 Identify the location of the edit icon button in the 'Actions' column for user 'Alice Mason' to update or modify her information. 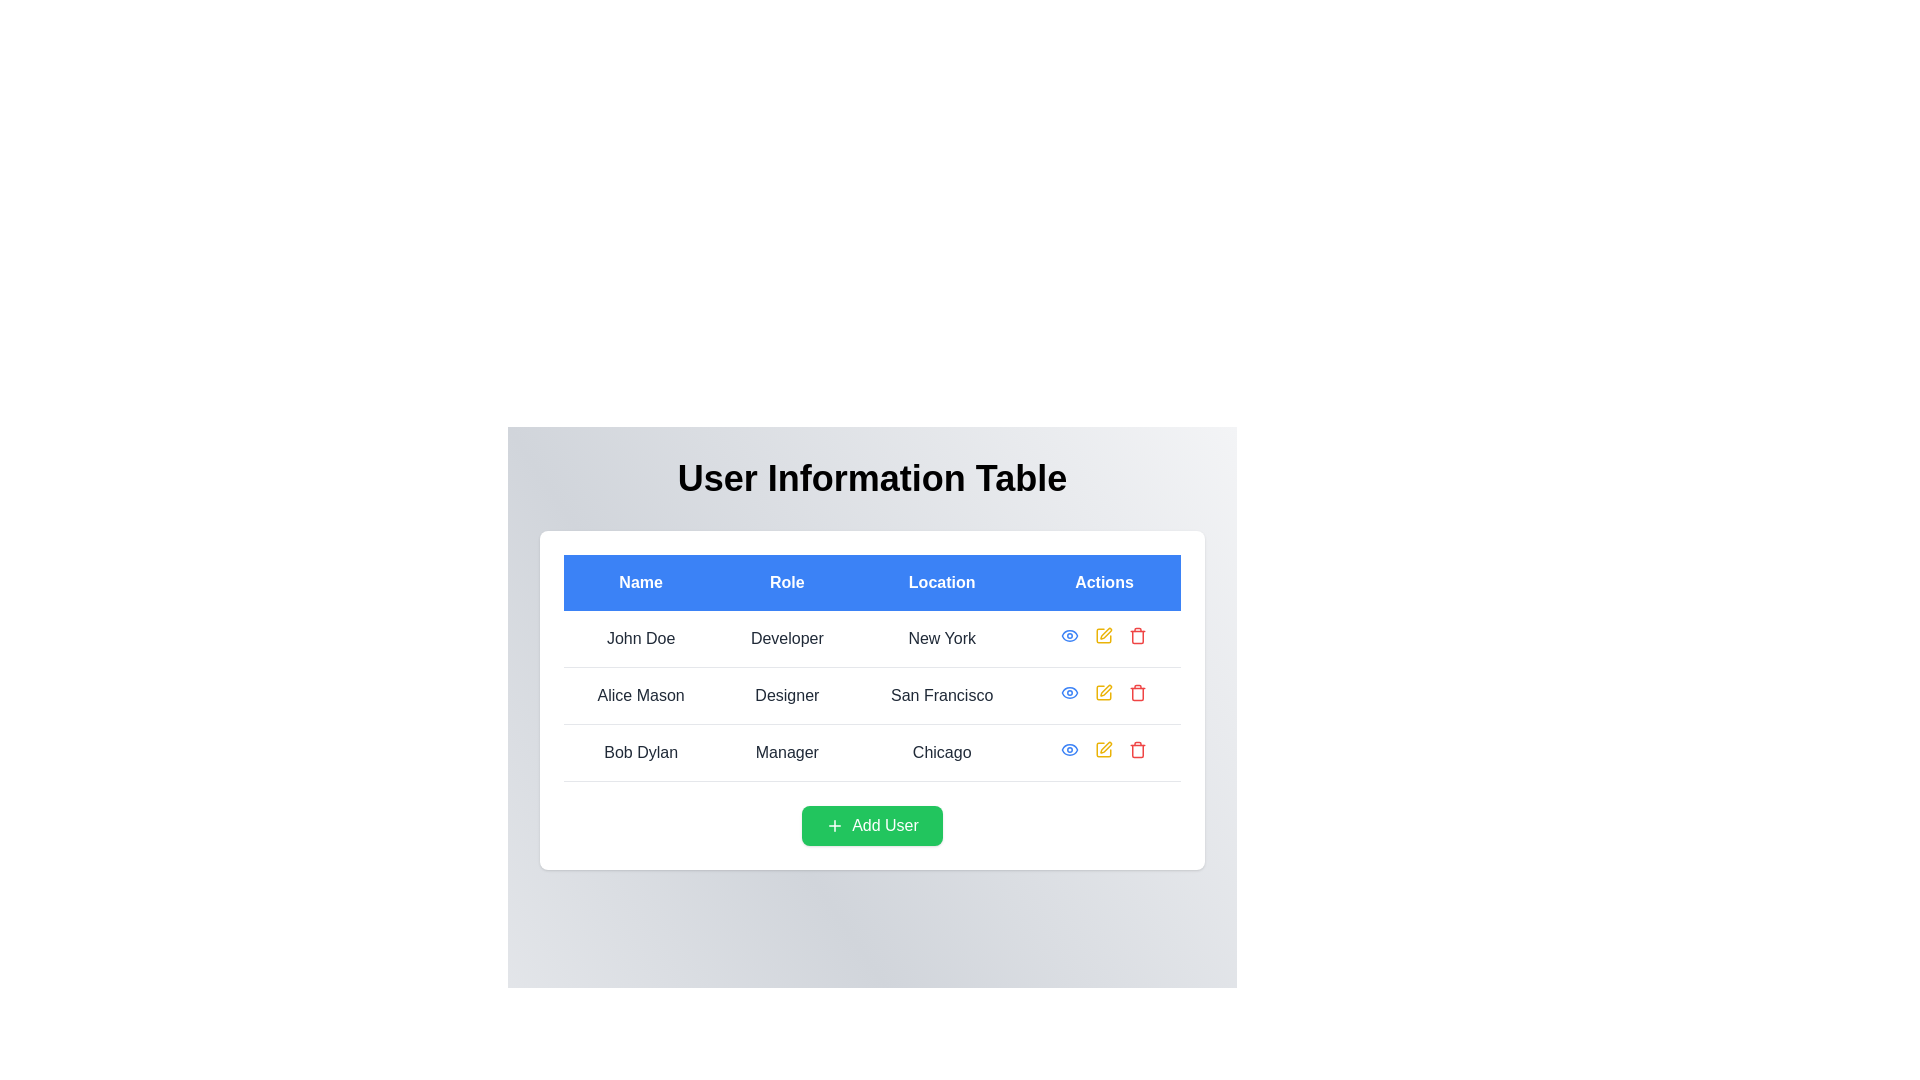
(1103, 636).